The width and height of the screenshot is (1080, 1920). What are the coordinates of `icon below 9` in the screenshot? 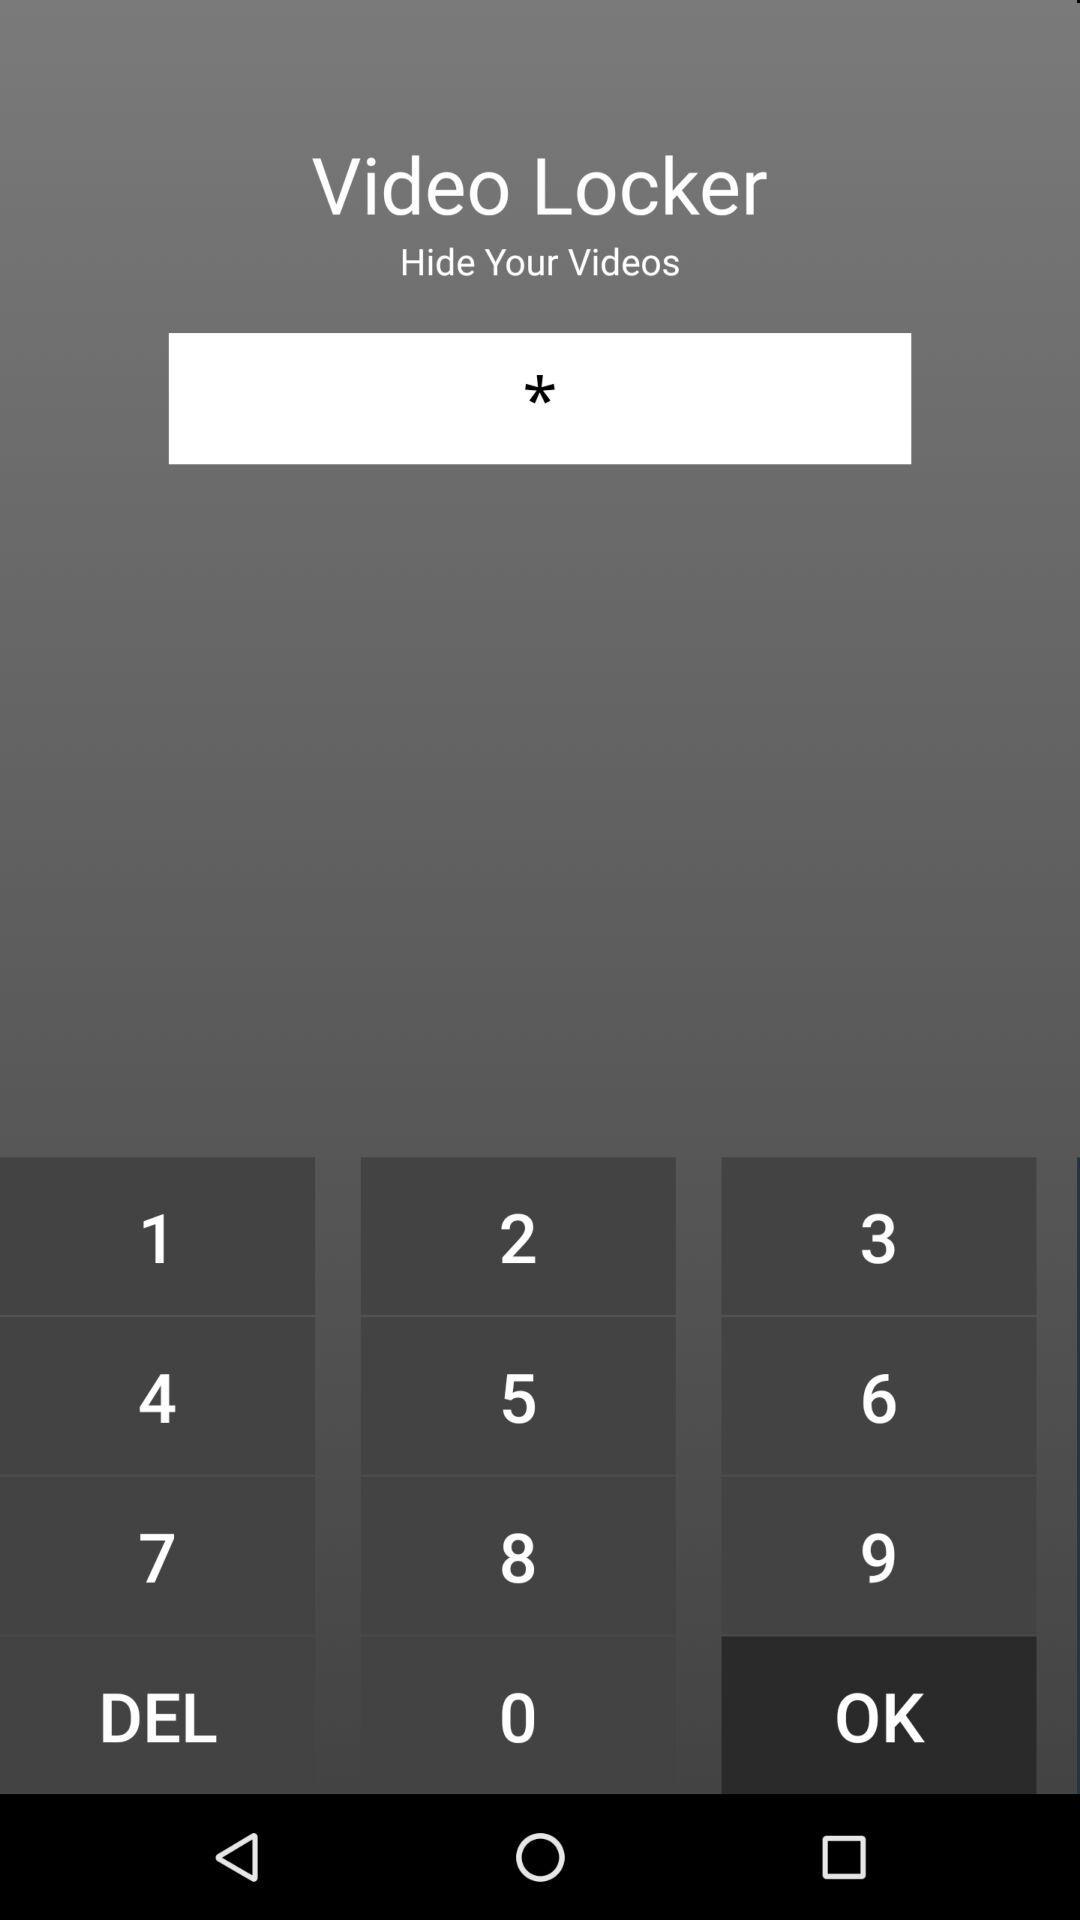 It's located at (878, 1714).